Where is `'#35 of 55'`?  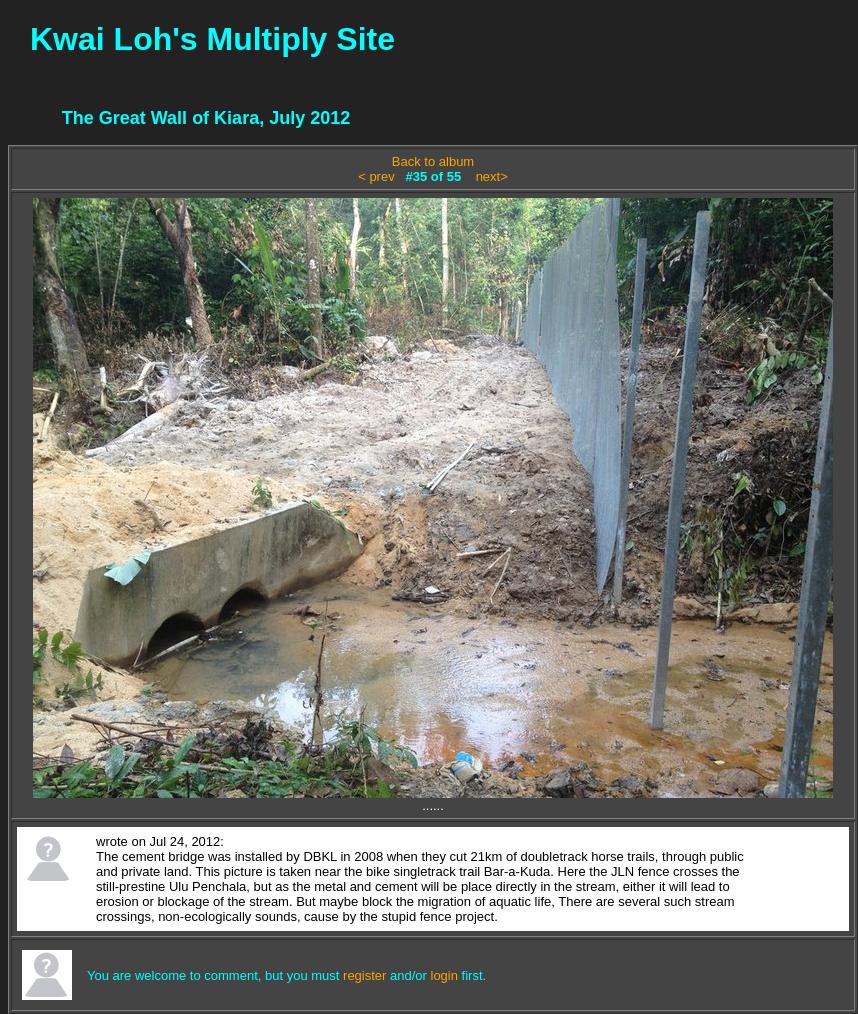 '#35 of 55' is located at coordinates (433, 175).